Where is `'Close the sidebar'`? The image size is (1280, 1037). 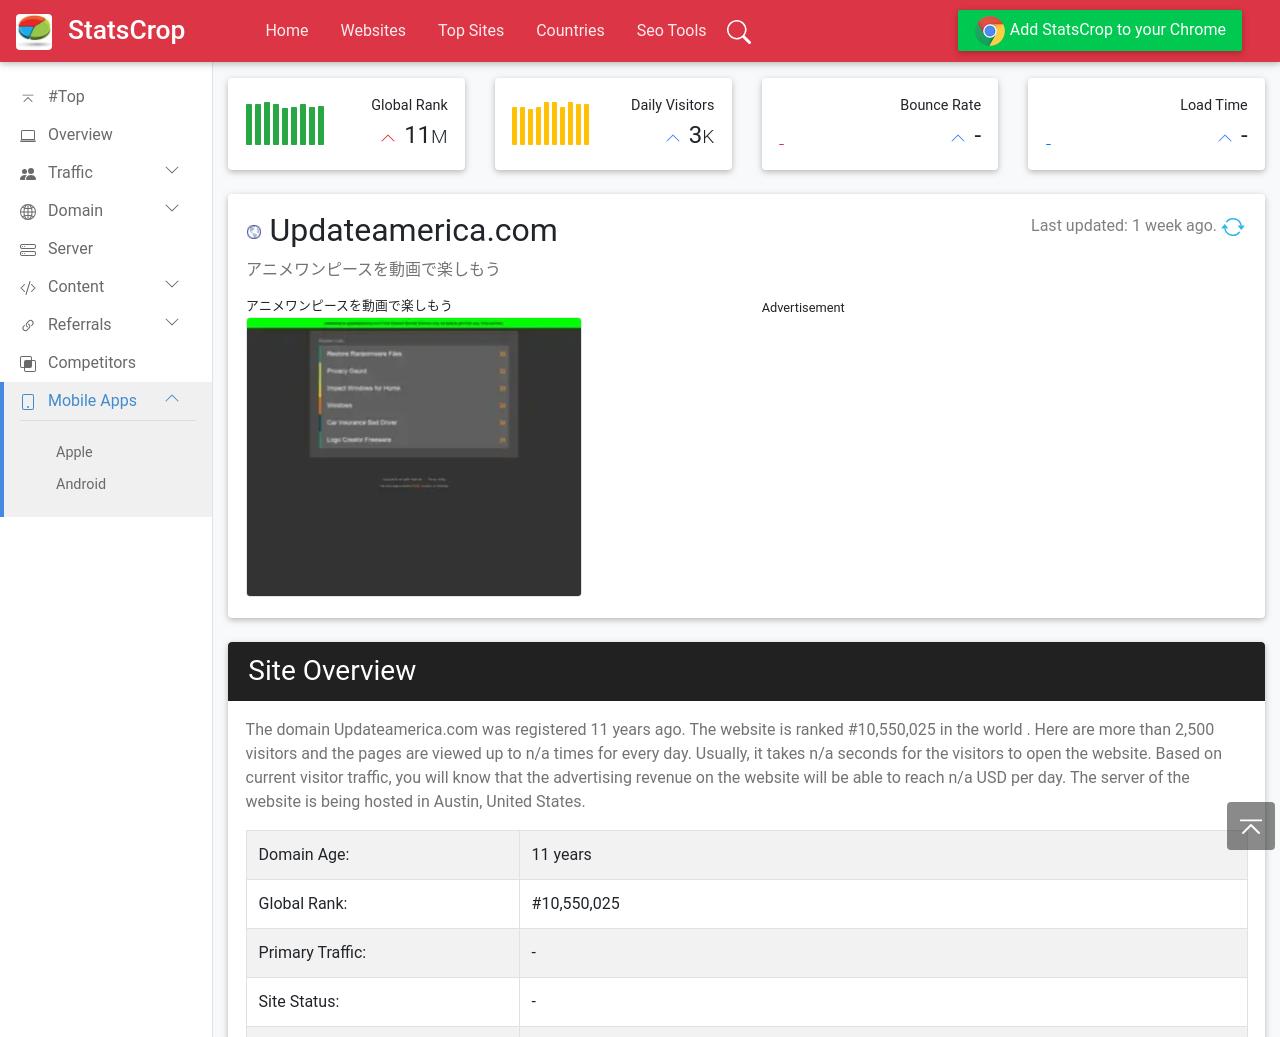 'Close the sidebar' is located at coordinates (25, 34).